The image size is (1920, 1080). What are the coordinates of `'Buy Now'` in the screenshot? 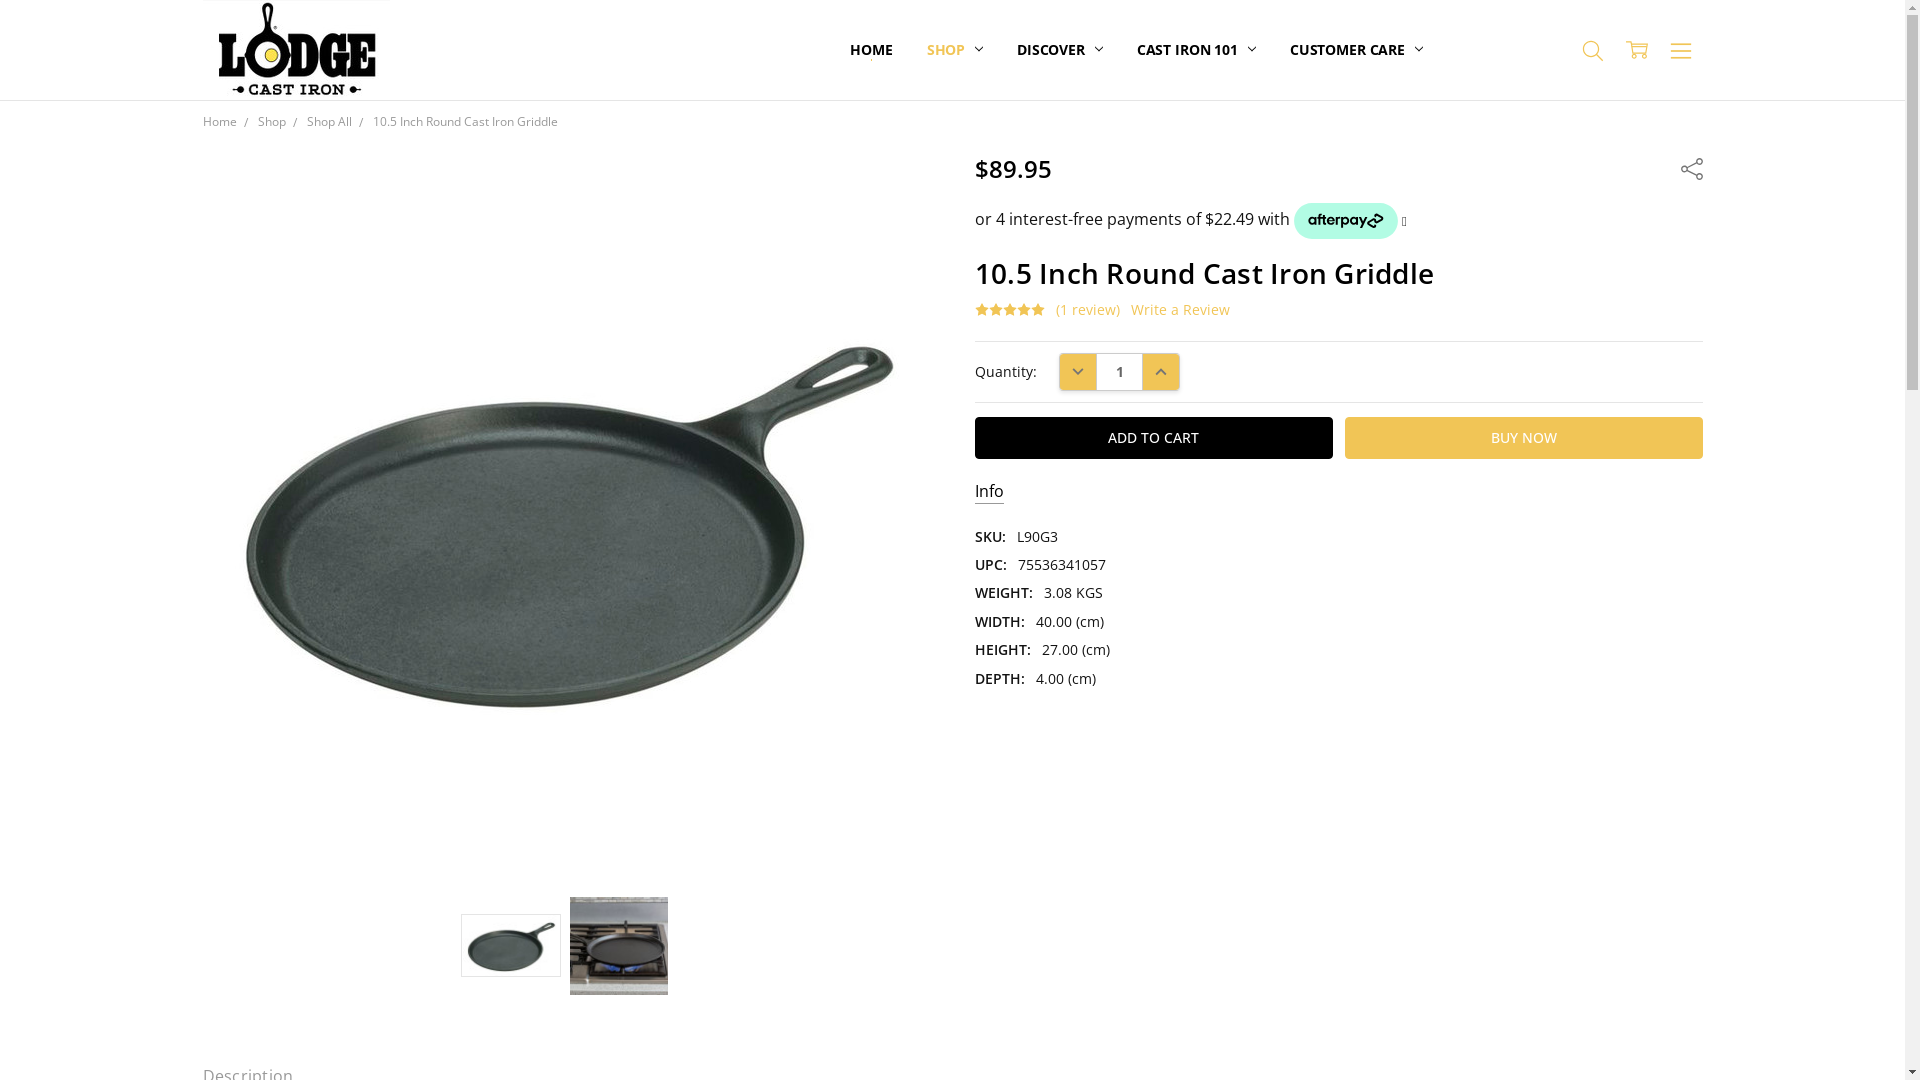 It's located at (1522, 437).